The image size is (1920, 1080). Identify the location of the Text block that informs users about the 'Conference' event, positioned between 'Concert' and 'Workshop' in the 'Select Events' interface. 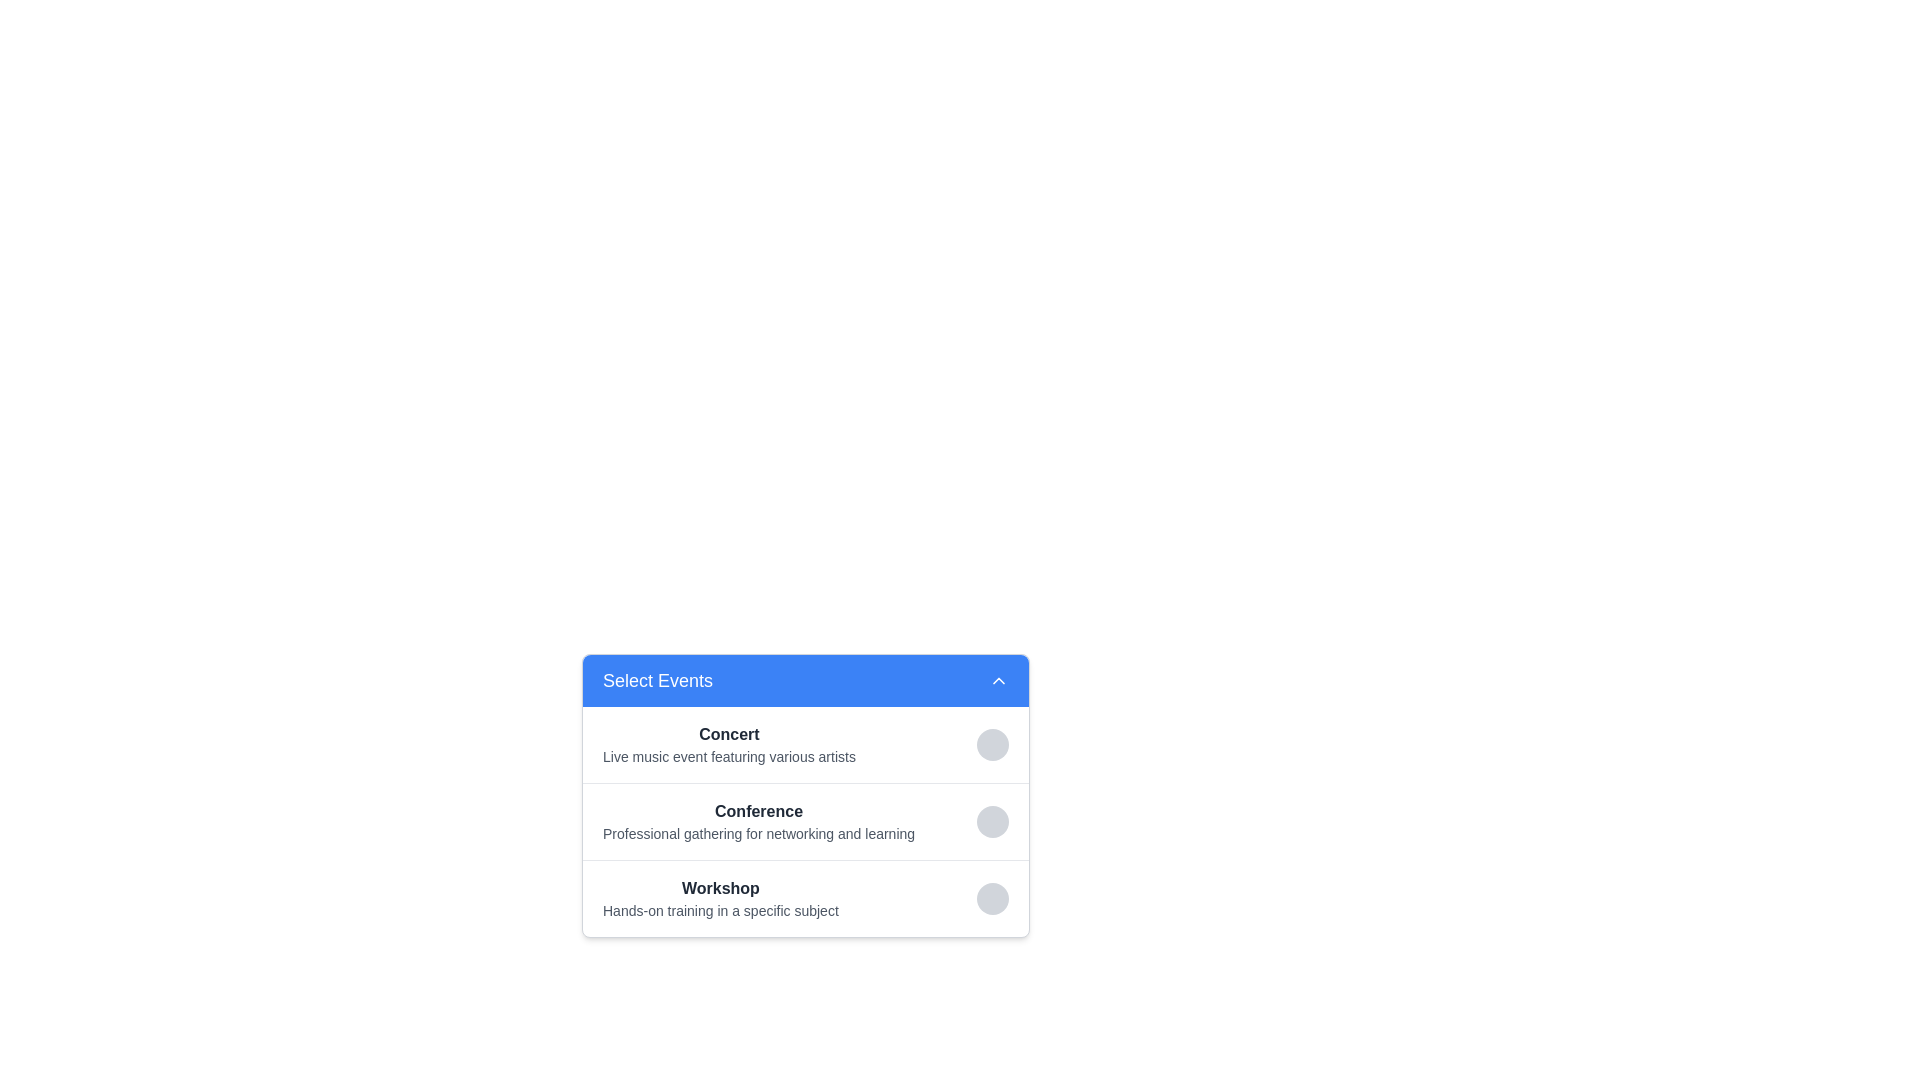
(757, 821).